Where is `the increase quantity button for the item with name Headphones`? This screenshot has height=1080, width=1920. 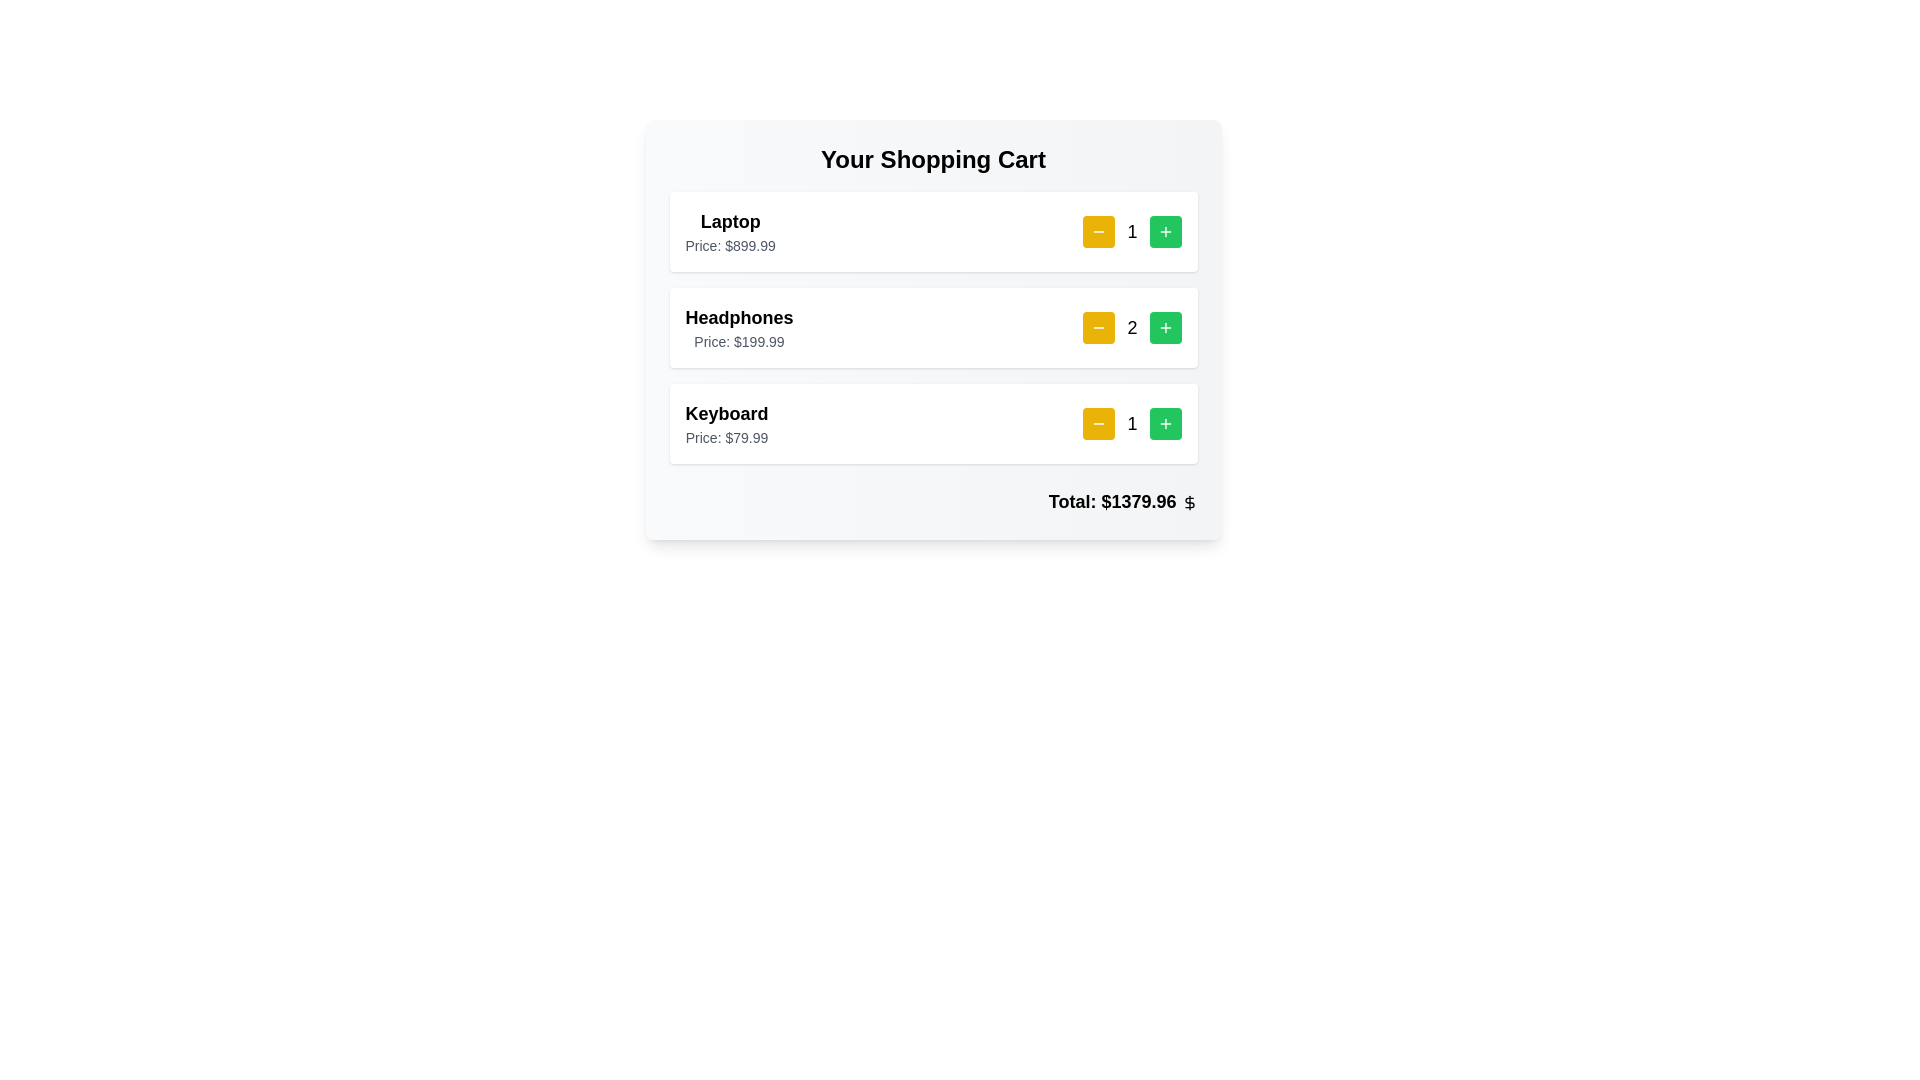
the increase quantity button for the item with name Headphones is located at coordinates (1165, 326).